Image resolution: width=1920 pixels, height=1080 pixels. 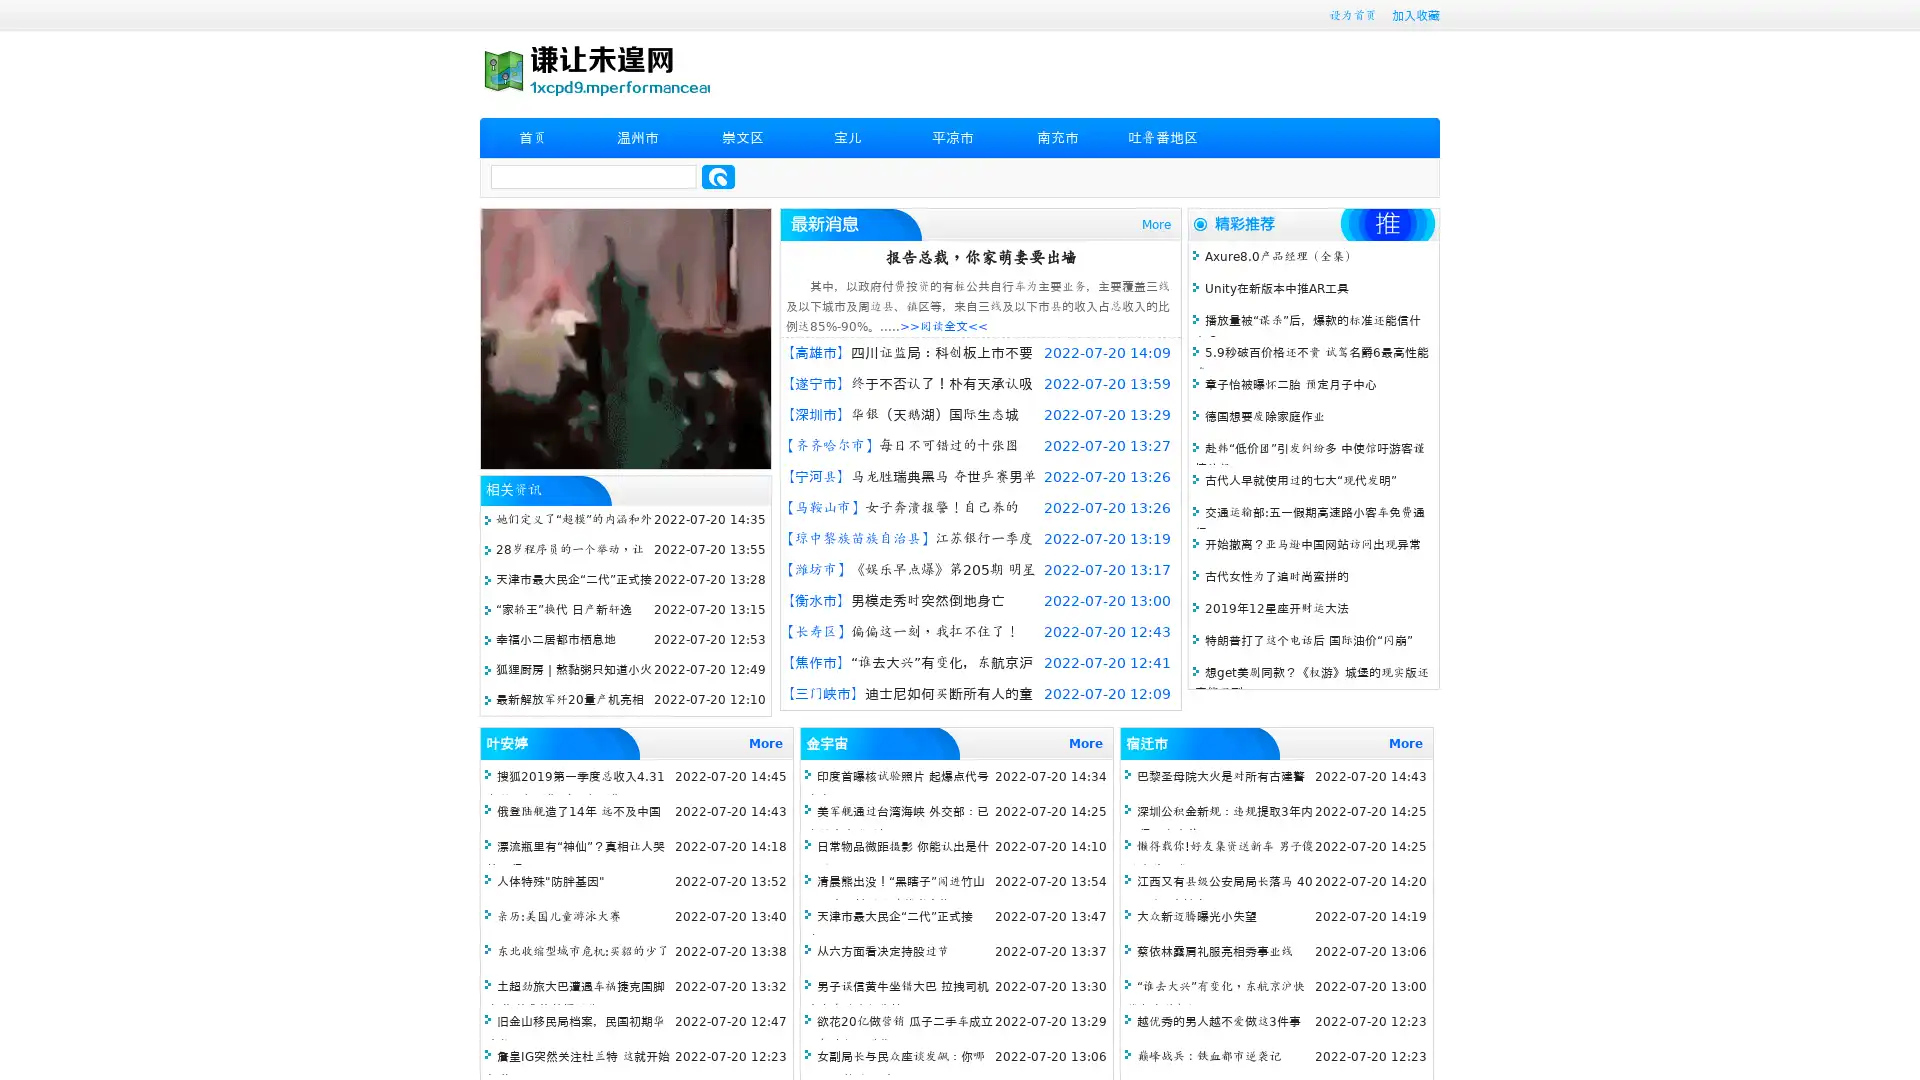 What do you see at coordinates (718, 176) in the screenshot?
I see `Search` at bounding box center [718, 176].